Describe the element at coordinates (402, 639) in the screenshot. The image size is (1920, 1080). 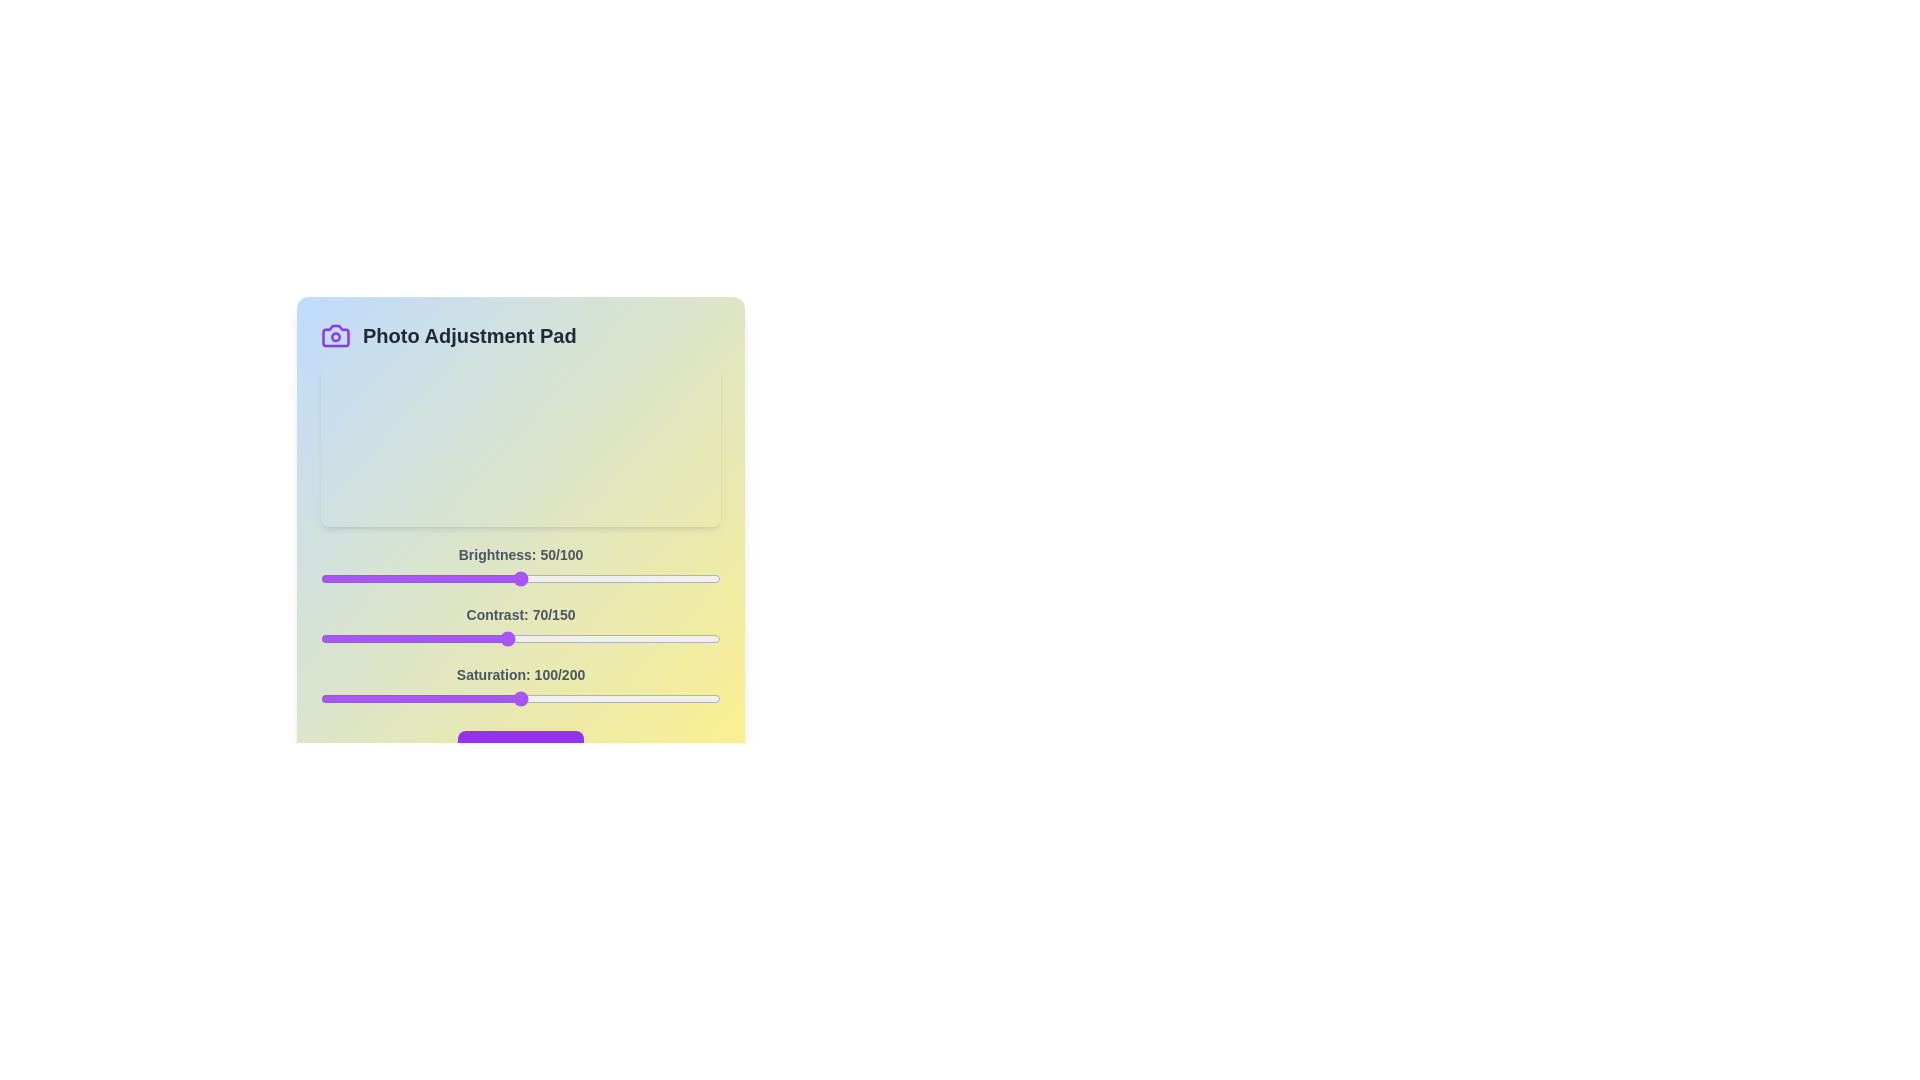
I see `the 1 slider to 31` at that location.